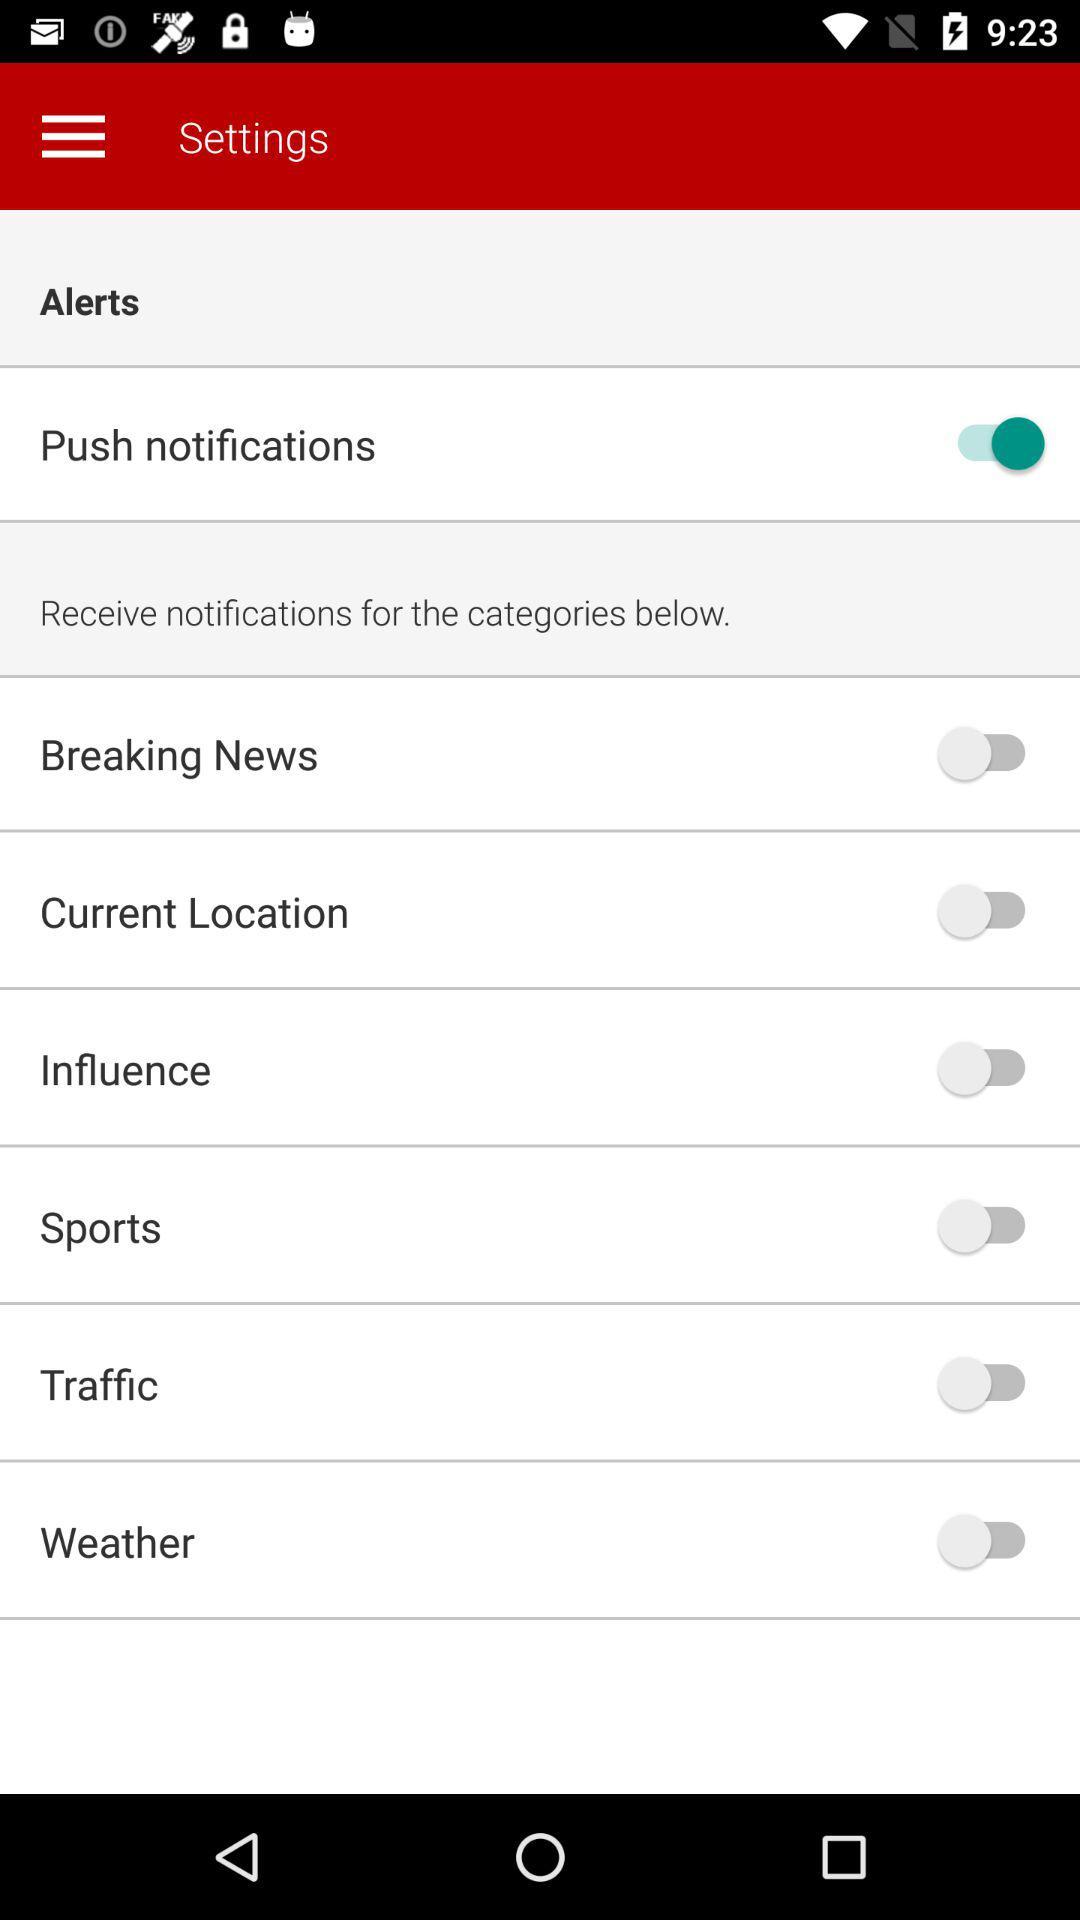 The image size is (1080, 1920). I want to click on weather notification option, so click(991, 1539).